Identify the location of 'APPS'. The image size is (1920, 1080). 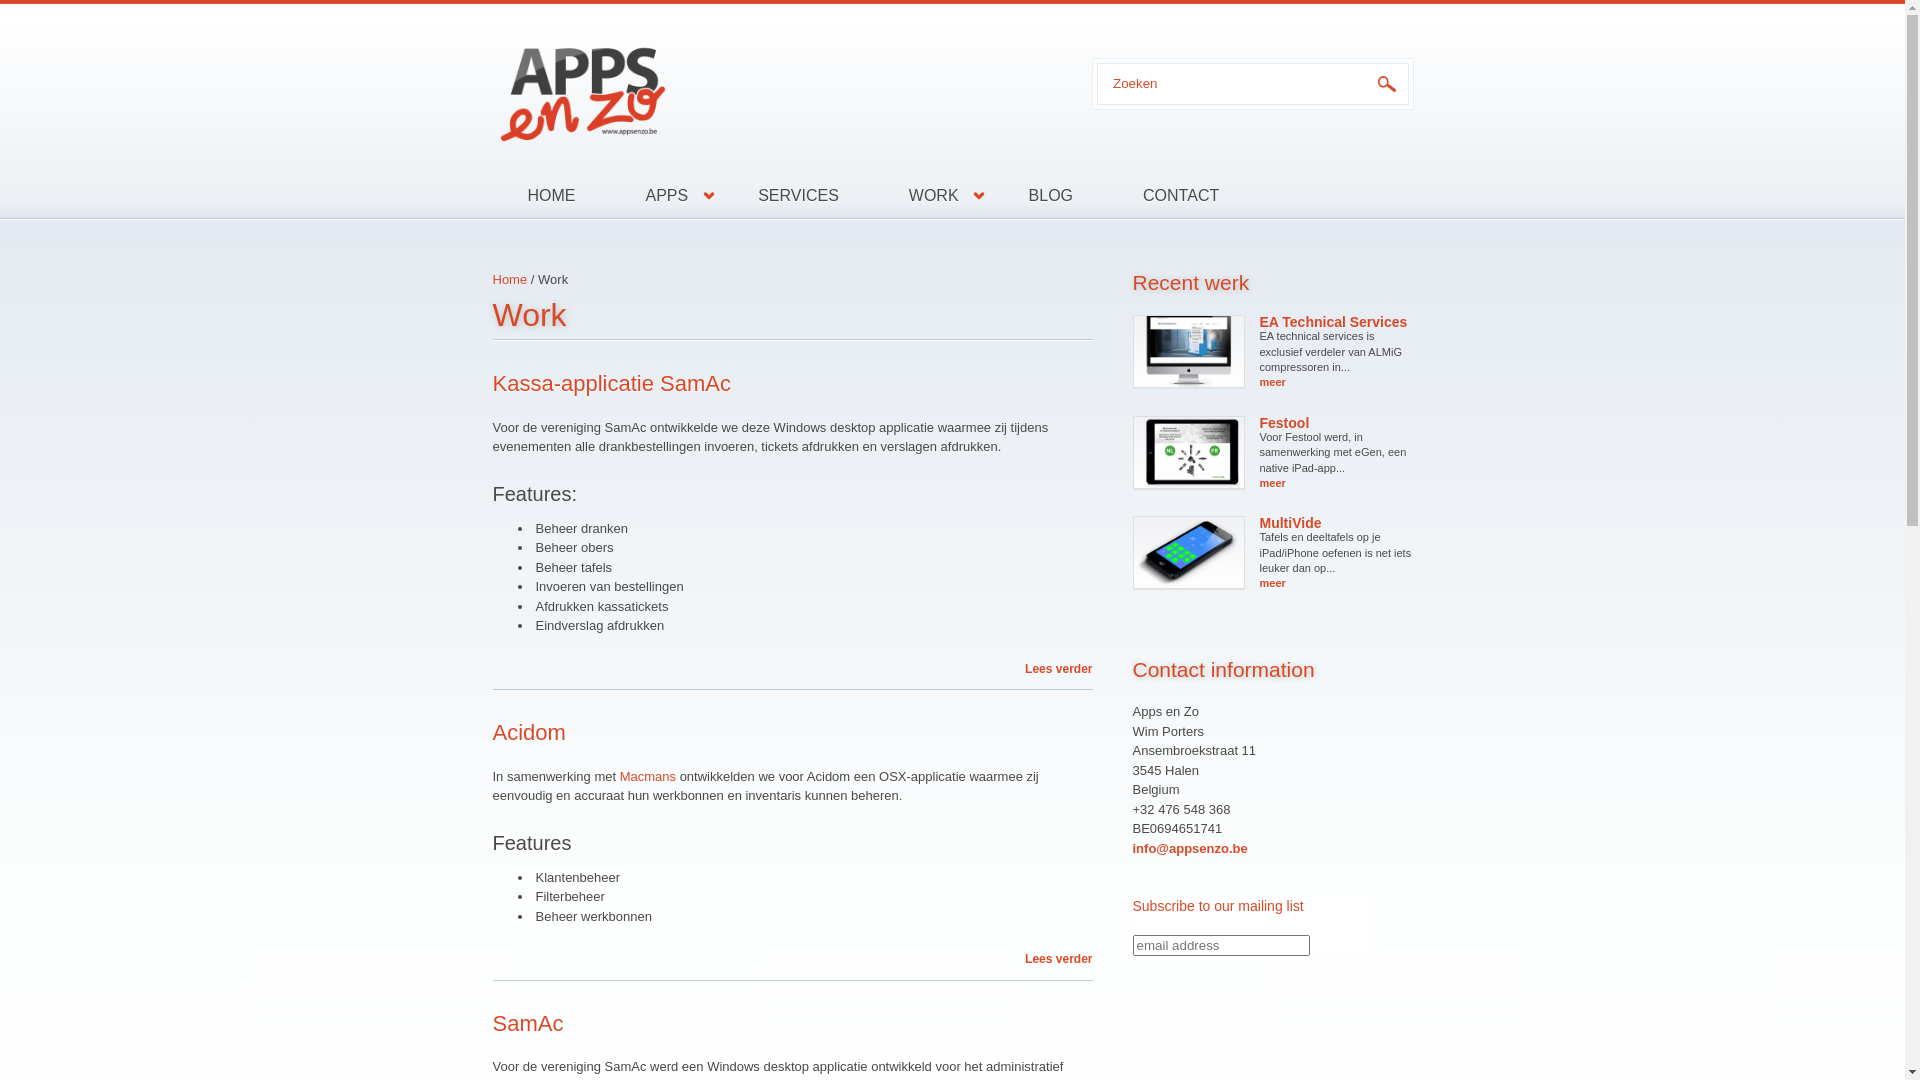
(666, 196).